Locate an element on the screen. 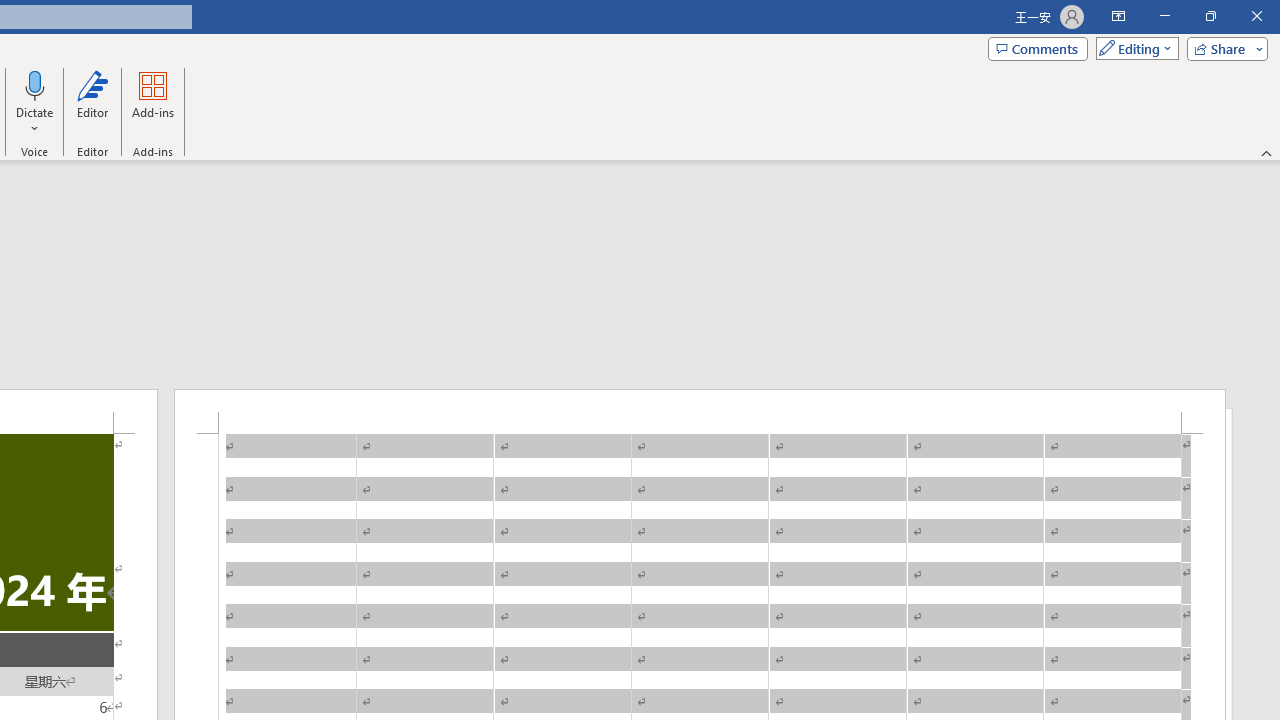 The height and width of the screenshot is (720, 1280). 'More Options' is located at coordinates (35, 121).